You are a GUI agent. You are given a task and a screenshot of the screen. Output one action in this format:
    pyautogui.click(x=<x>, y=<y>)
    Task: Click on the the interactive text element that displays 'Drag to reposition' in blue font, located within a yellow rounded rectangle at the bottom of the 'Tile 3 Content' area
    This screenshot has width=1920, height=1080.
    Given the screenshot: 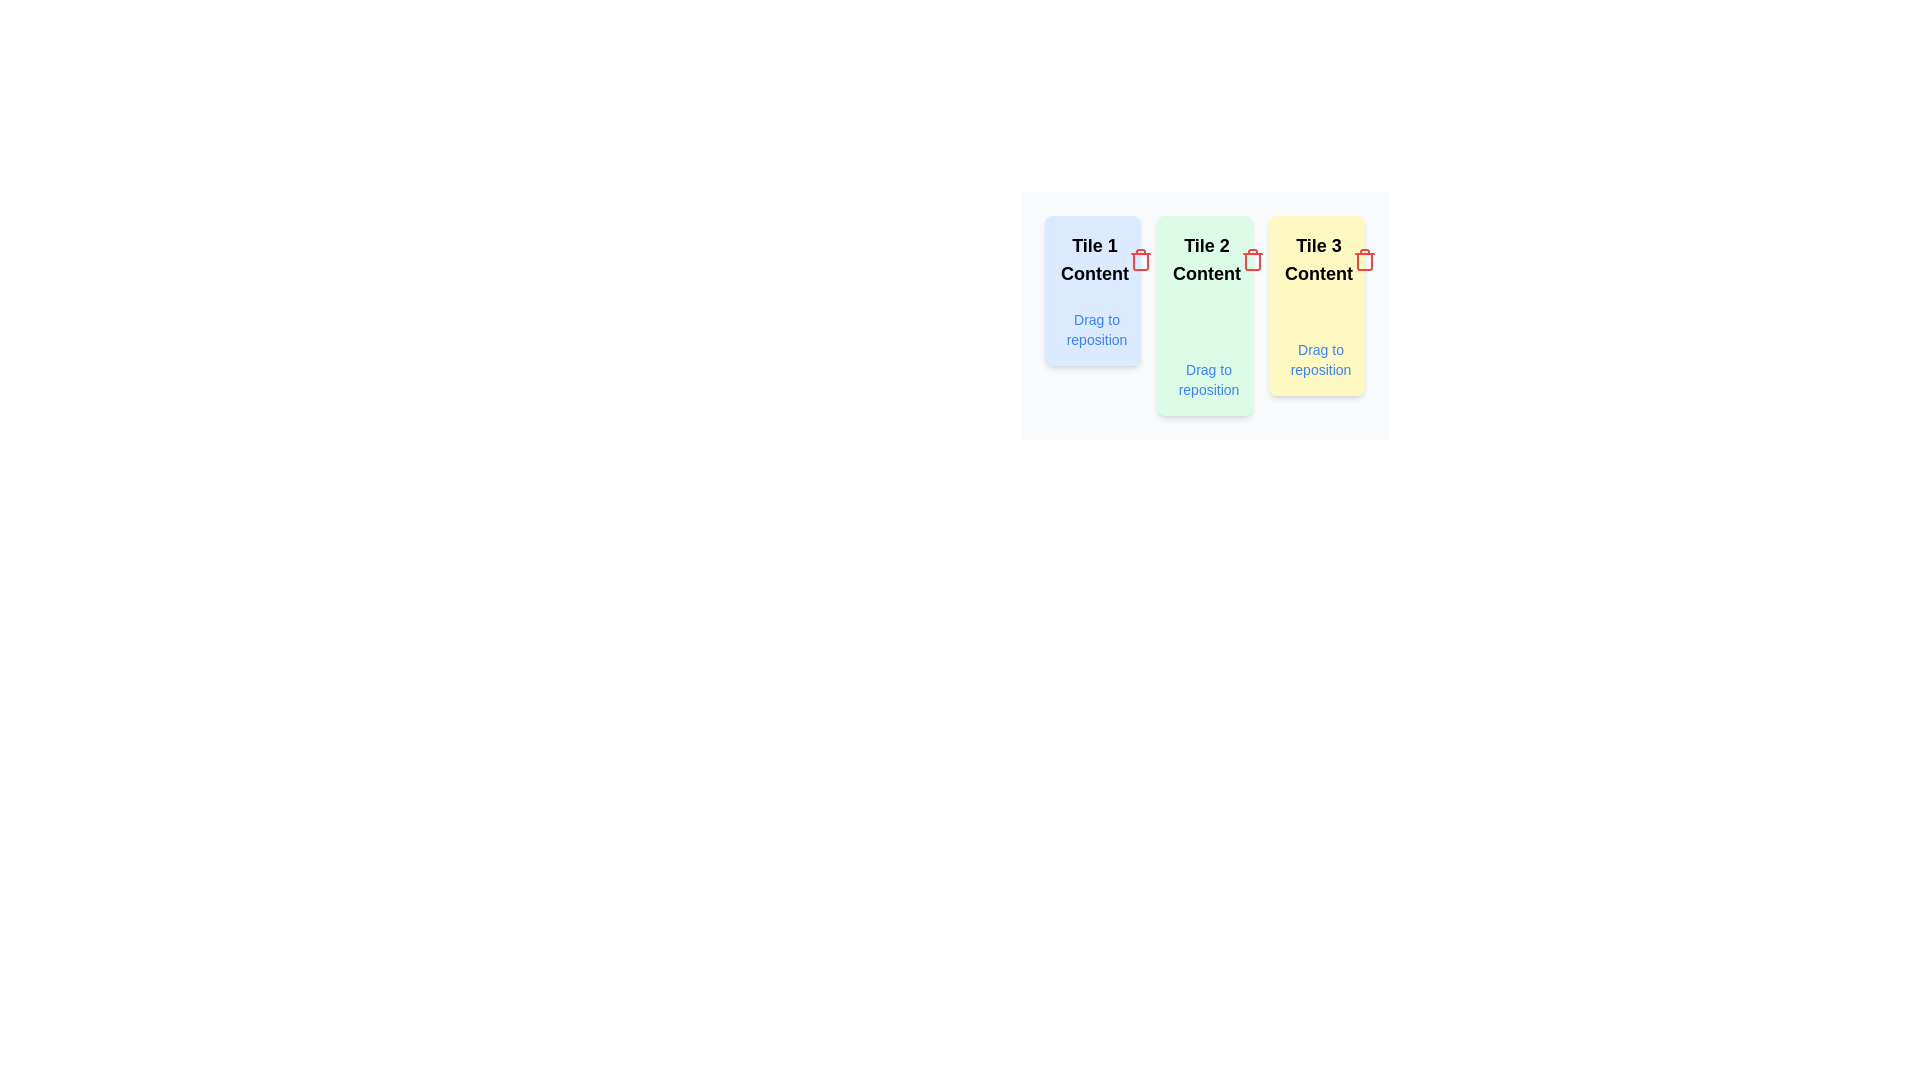 What is the action you would take?
    pyautogui.click(x=1316, y=358)
    